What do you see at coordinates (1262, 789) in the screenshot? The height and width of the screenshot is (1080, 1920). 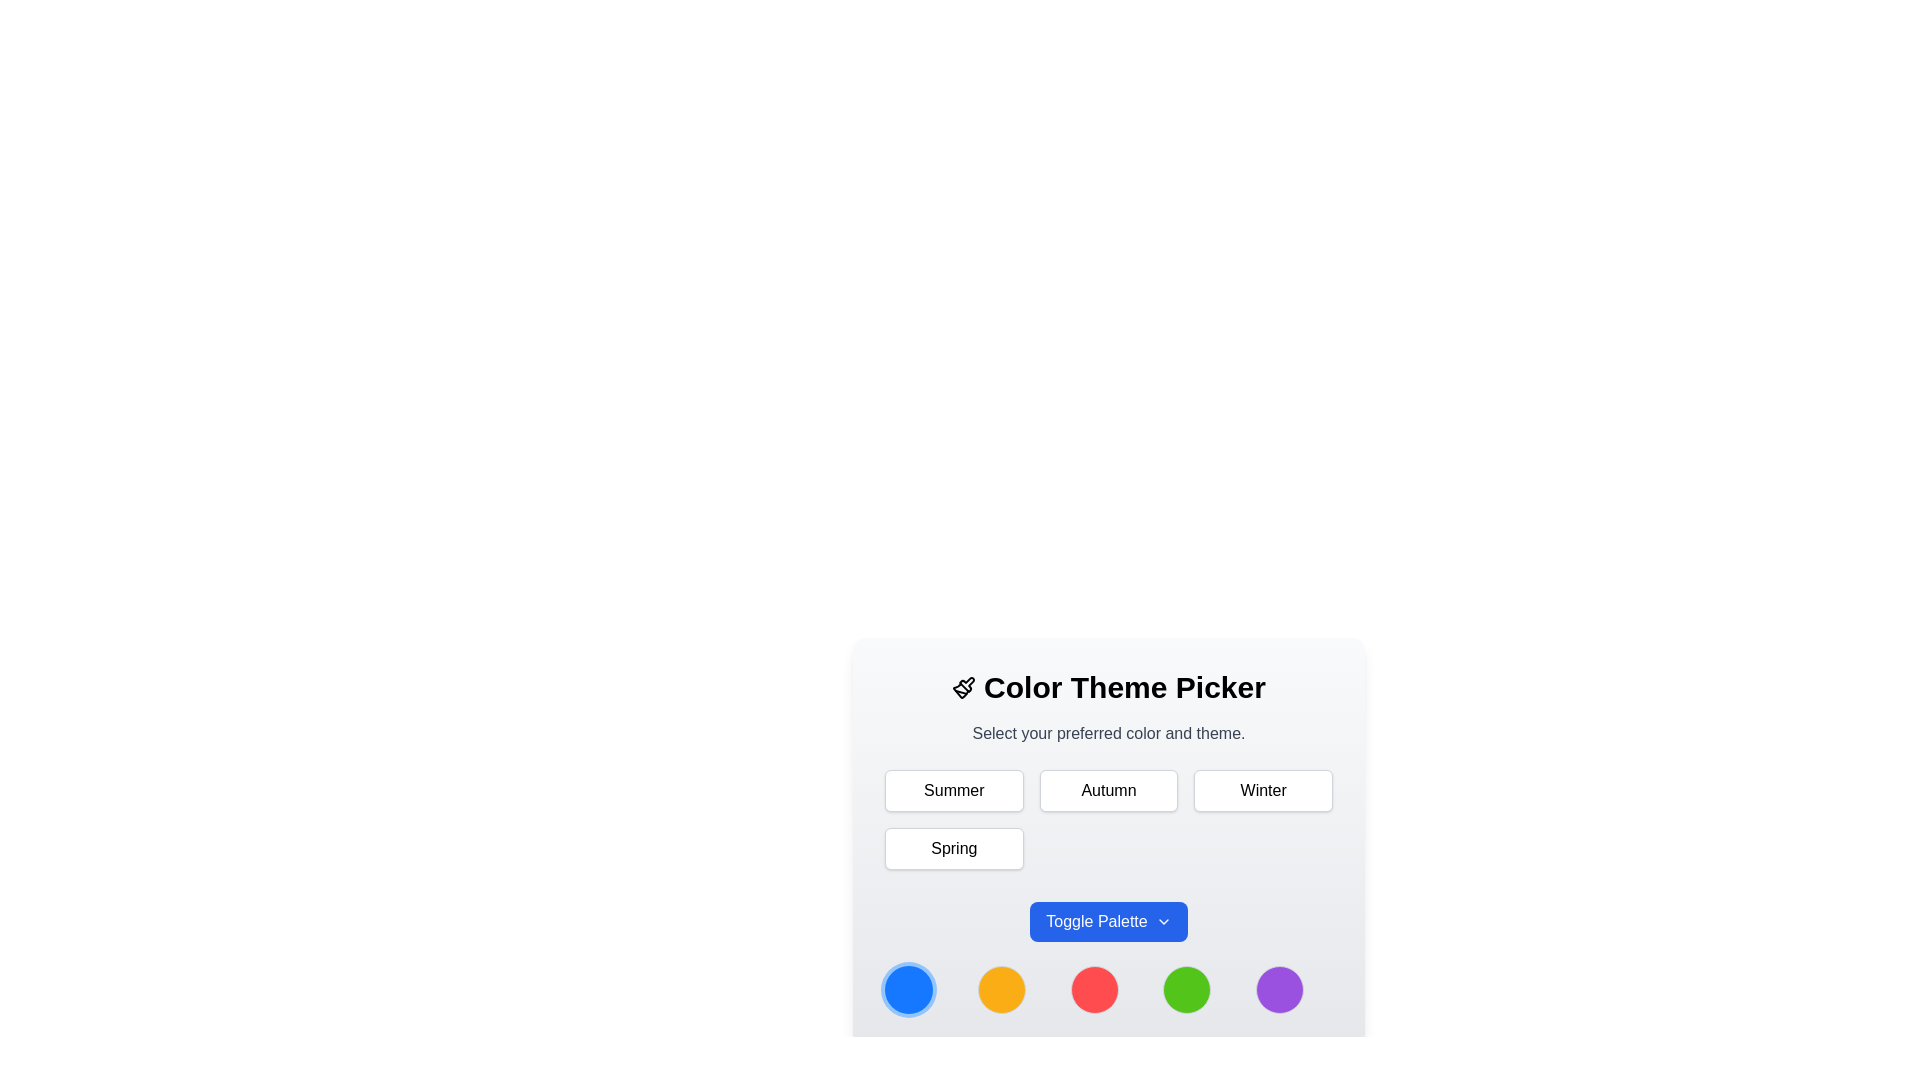 I see `the 'Winter' theme button` at bounding box center [1262, 789].